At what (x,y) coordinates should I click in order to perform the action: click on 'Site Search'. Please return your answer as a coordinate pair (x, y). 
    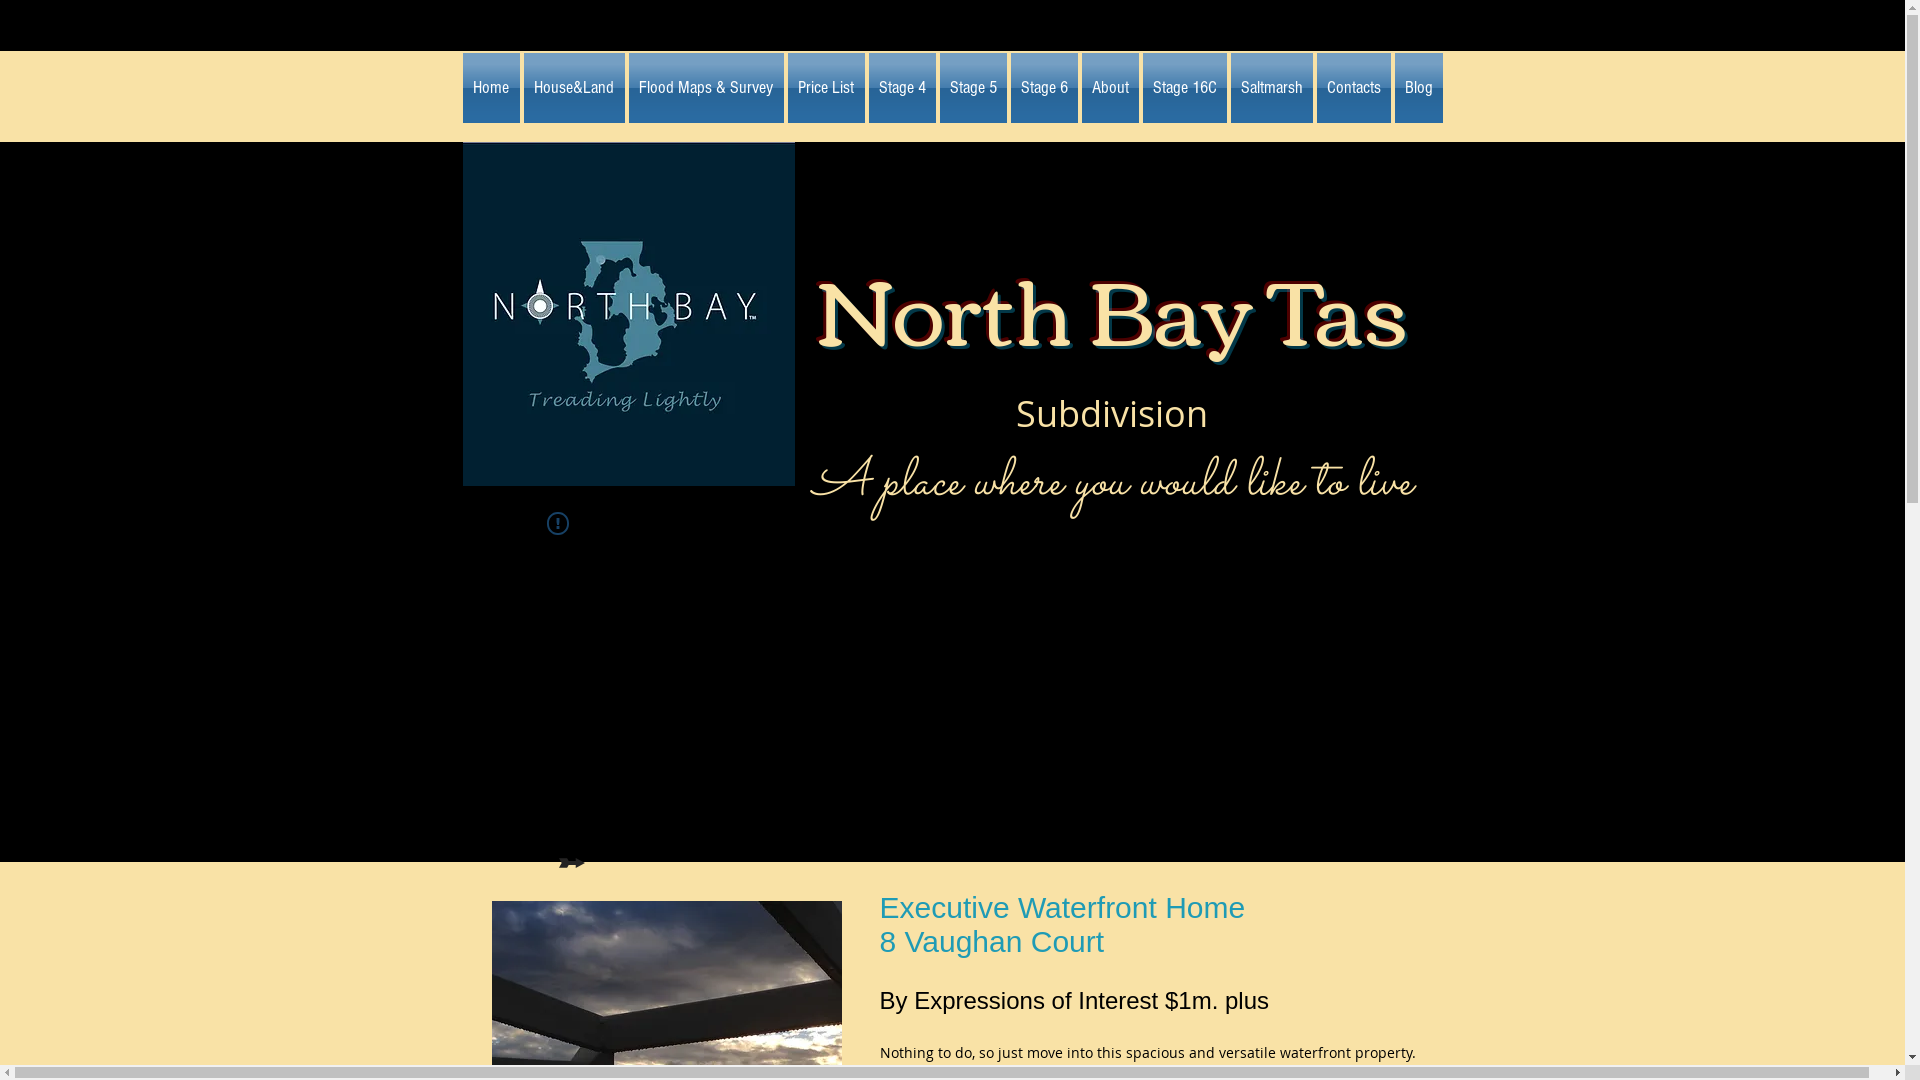
    Looking at the image, I should click on (1247, 556).